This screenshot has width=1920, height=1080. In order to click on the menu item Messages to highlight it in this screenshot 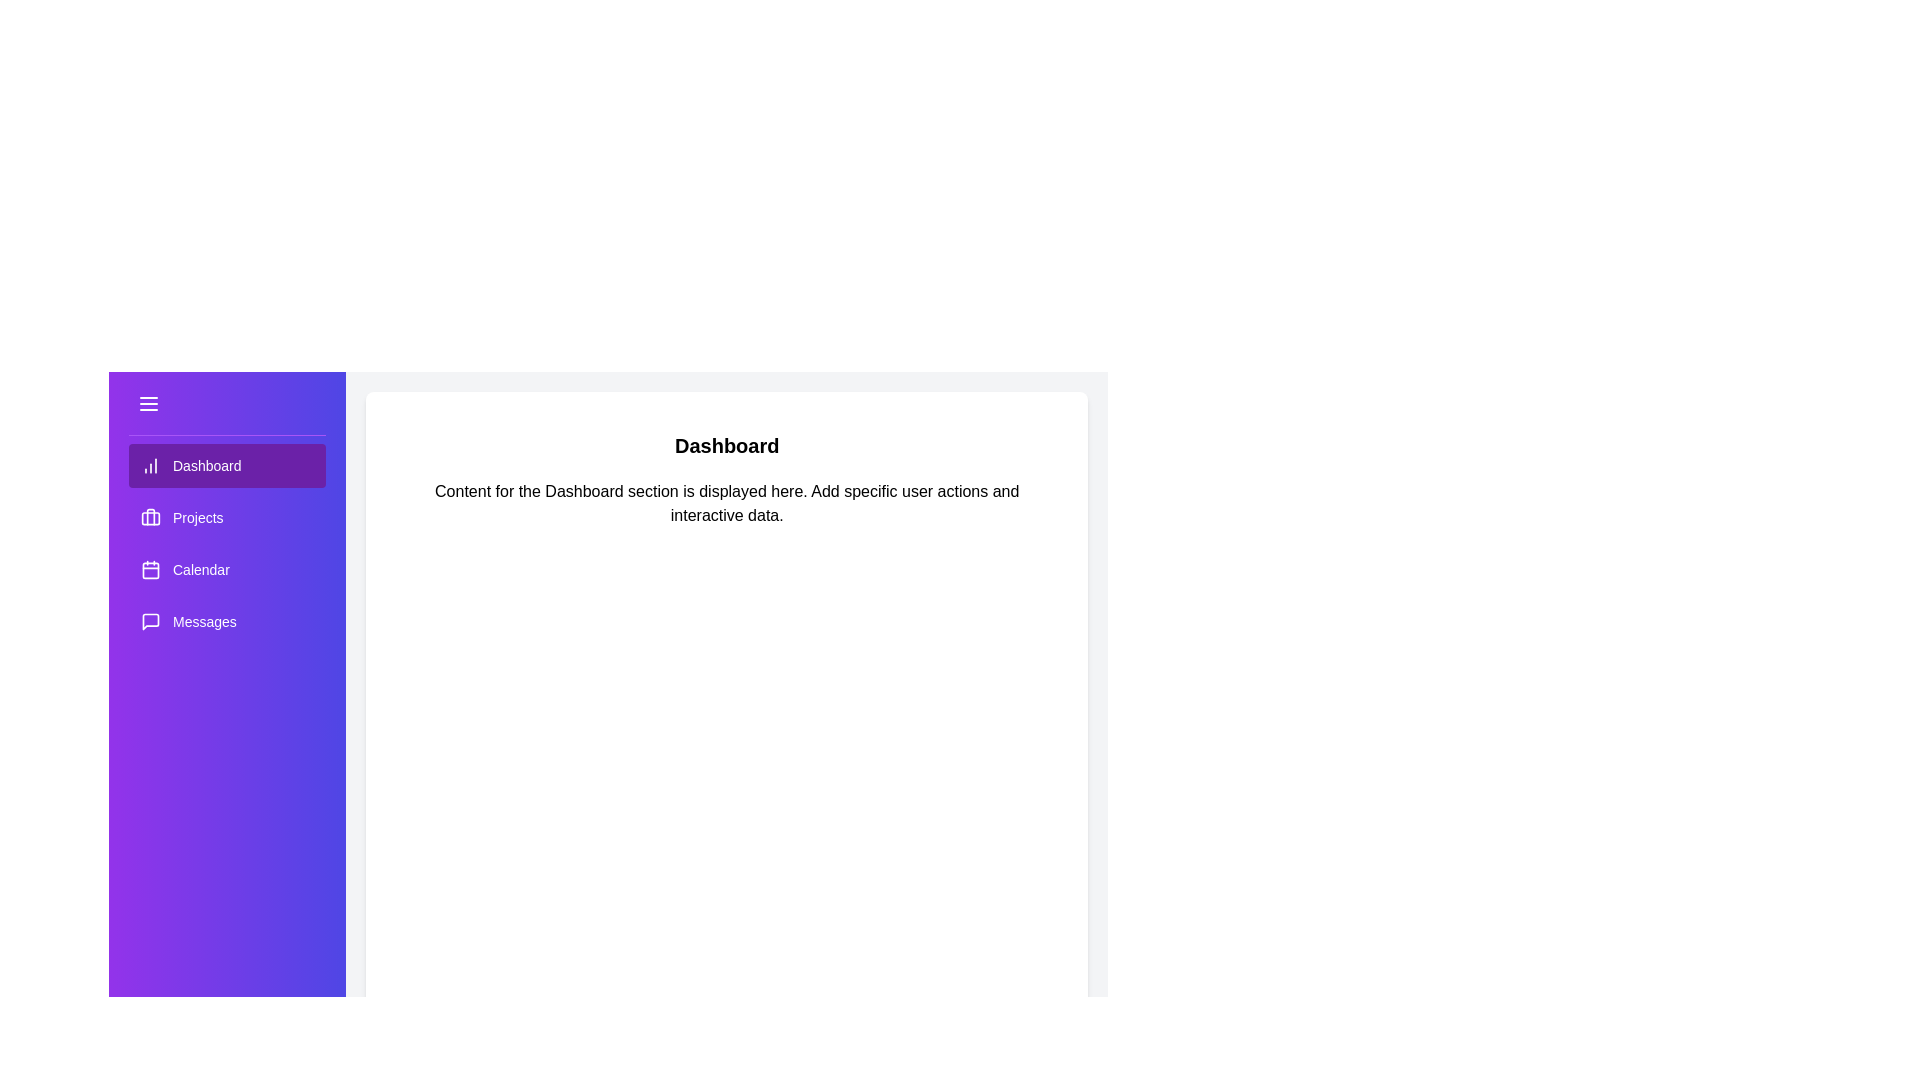, I will do `click(226, 620)`.